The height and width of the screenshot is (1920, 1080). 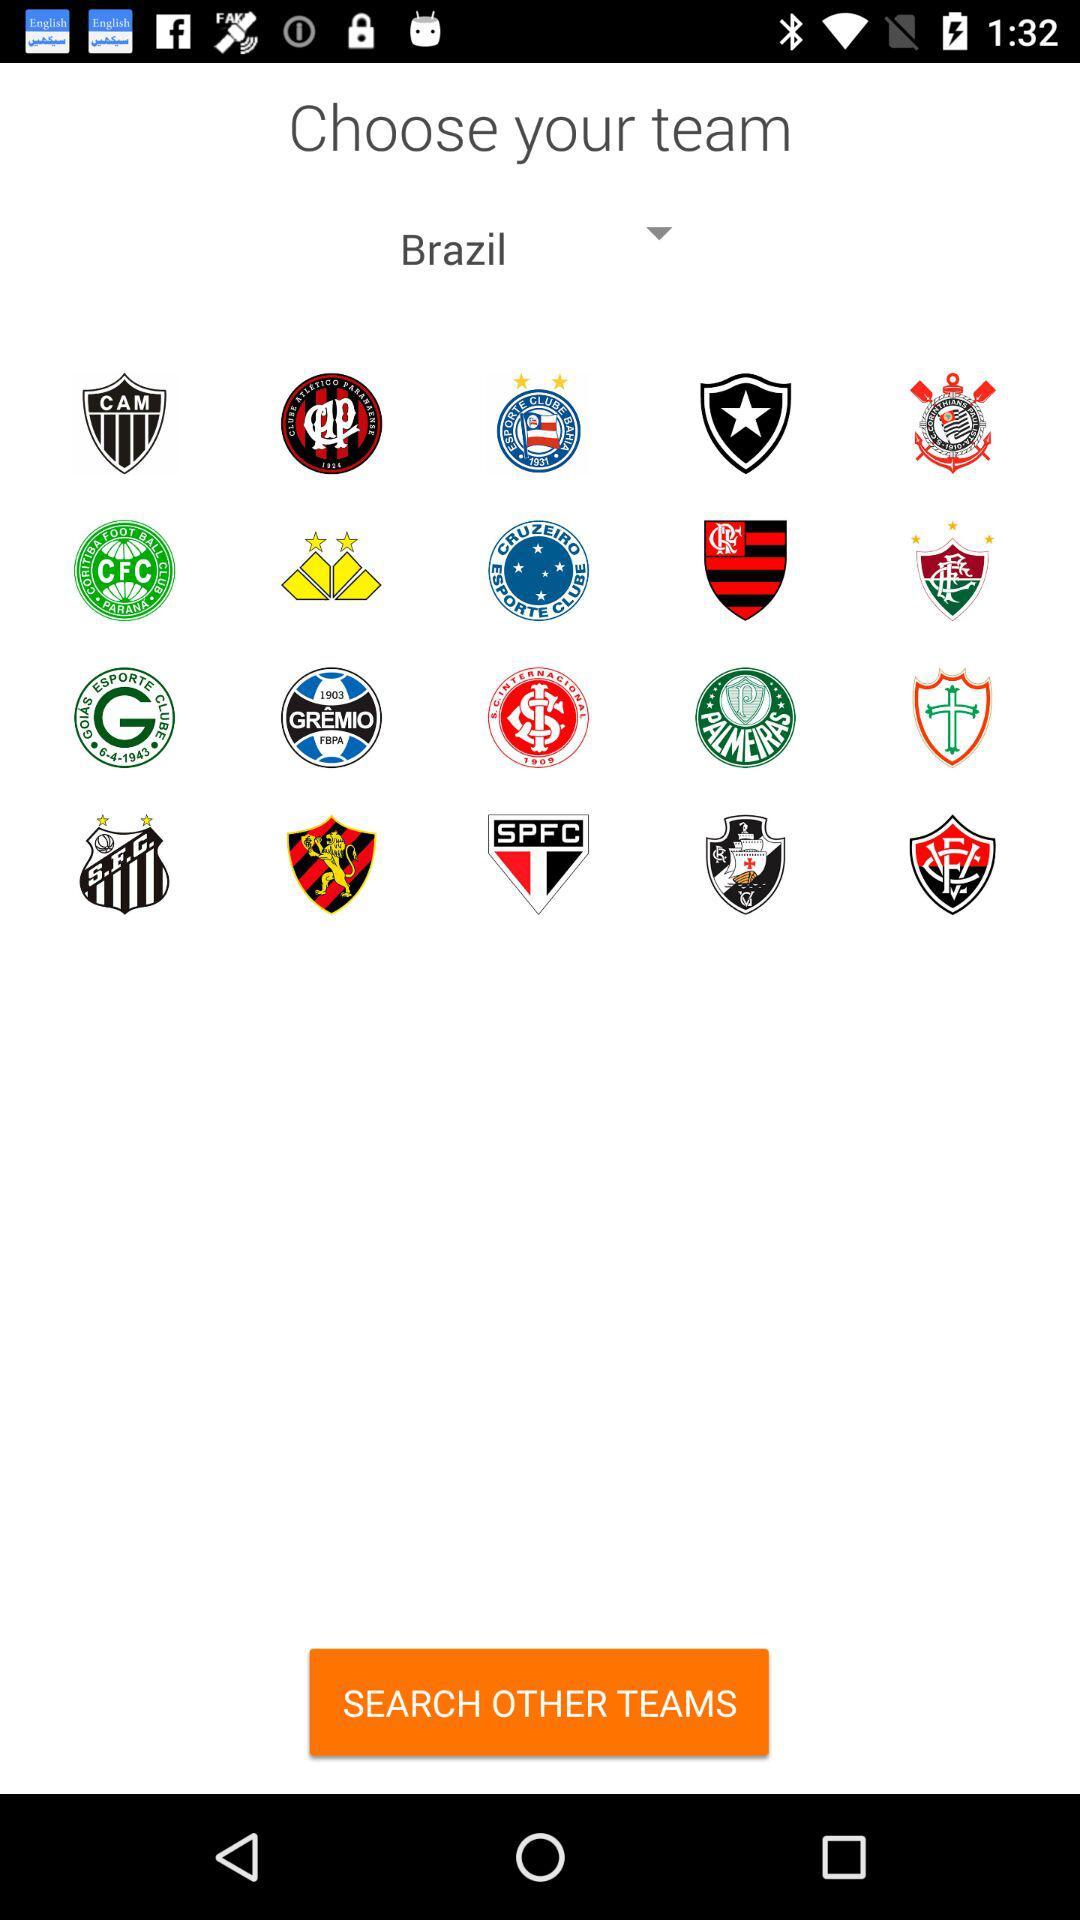 I want to click on choose logo, so click(x=745, y=422).